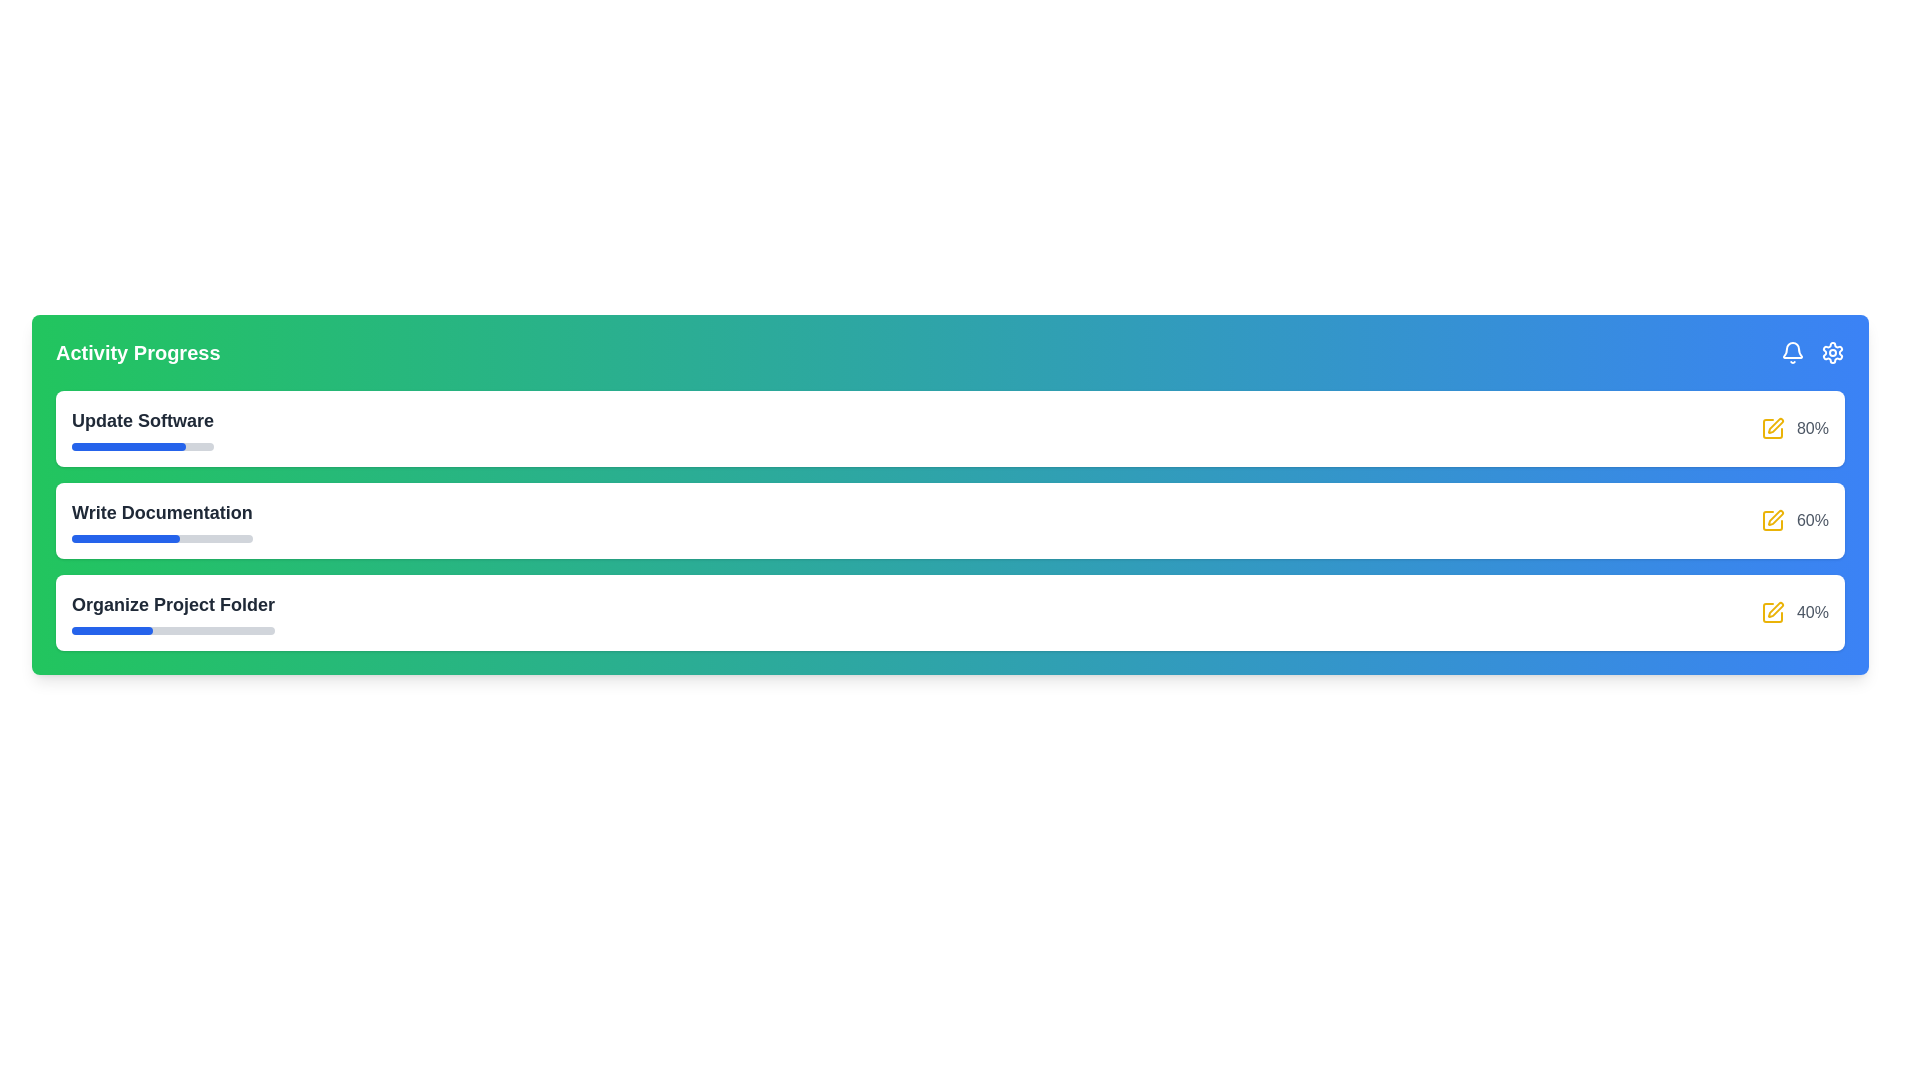  What do you see at coordinates (111, 631) in the screenshot?
I see `the visual progress representation of the blue progress bar segment indicating 40% progress within the 'Organize Project Folder' progress bar` at bounding box center [111, 631].